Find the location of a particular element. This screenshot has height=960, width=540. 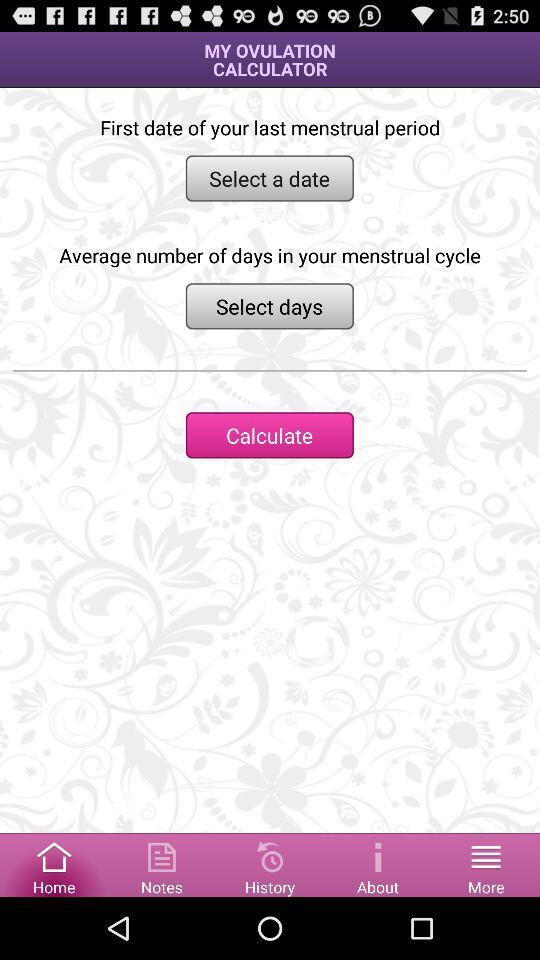

access notes is located at coordinates (161, 863).